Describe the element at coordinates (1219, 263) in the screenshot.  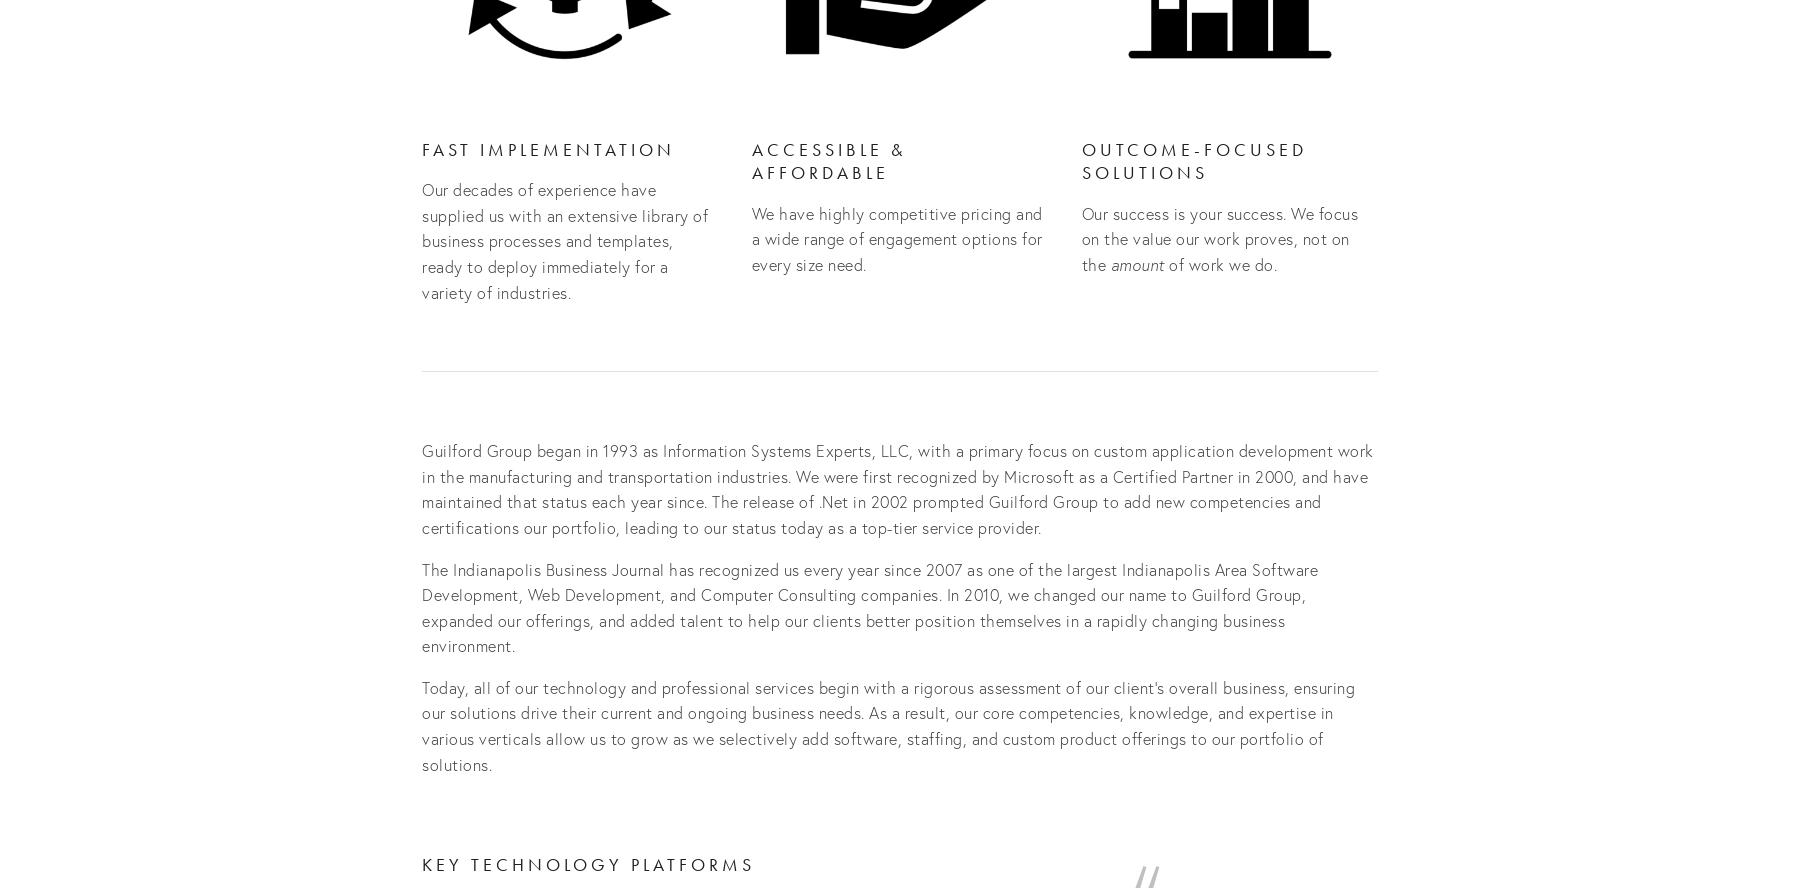
I see `'of work we do.'` at that location.